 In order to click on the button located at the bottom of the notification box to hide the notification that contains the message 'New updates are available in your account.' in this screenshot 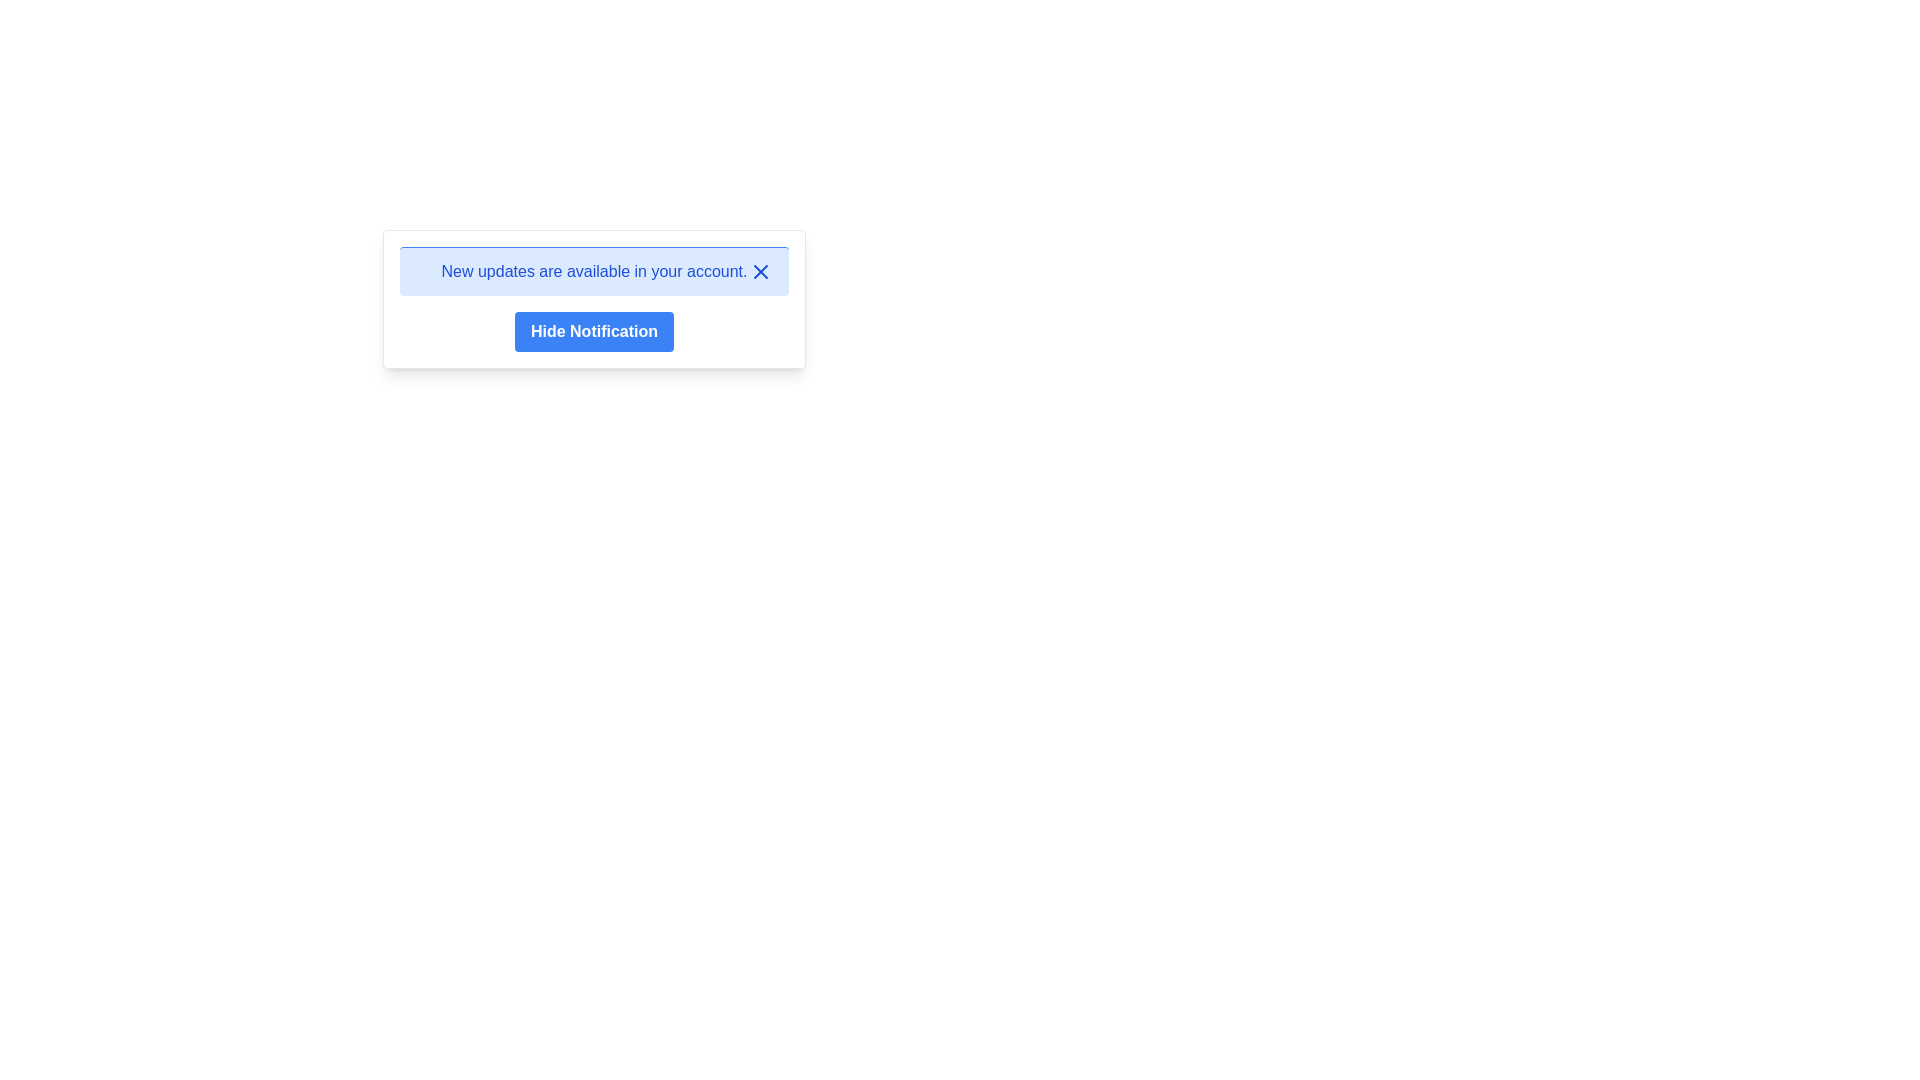, I will do `click(593, 330)`.